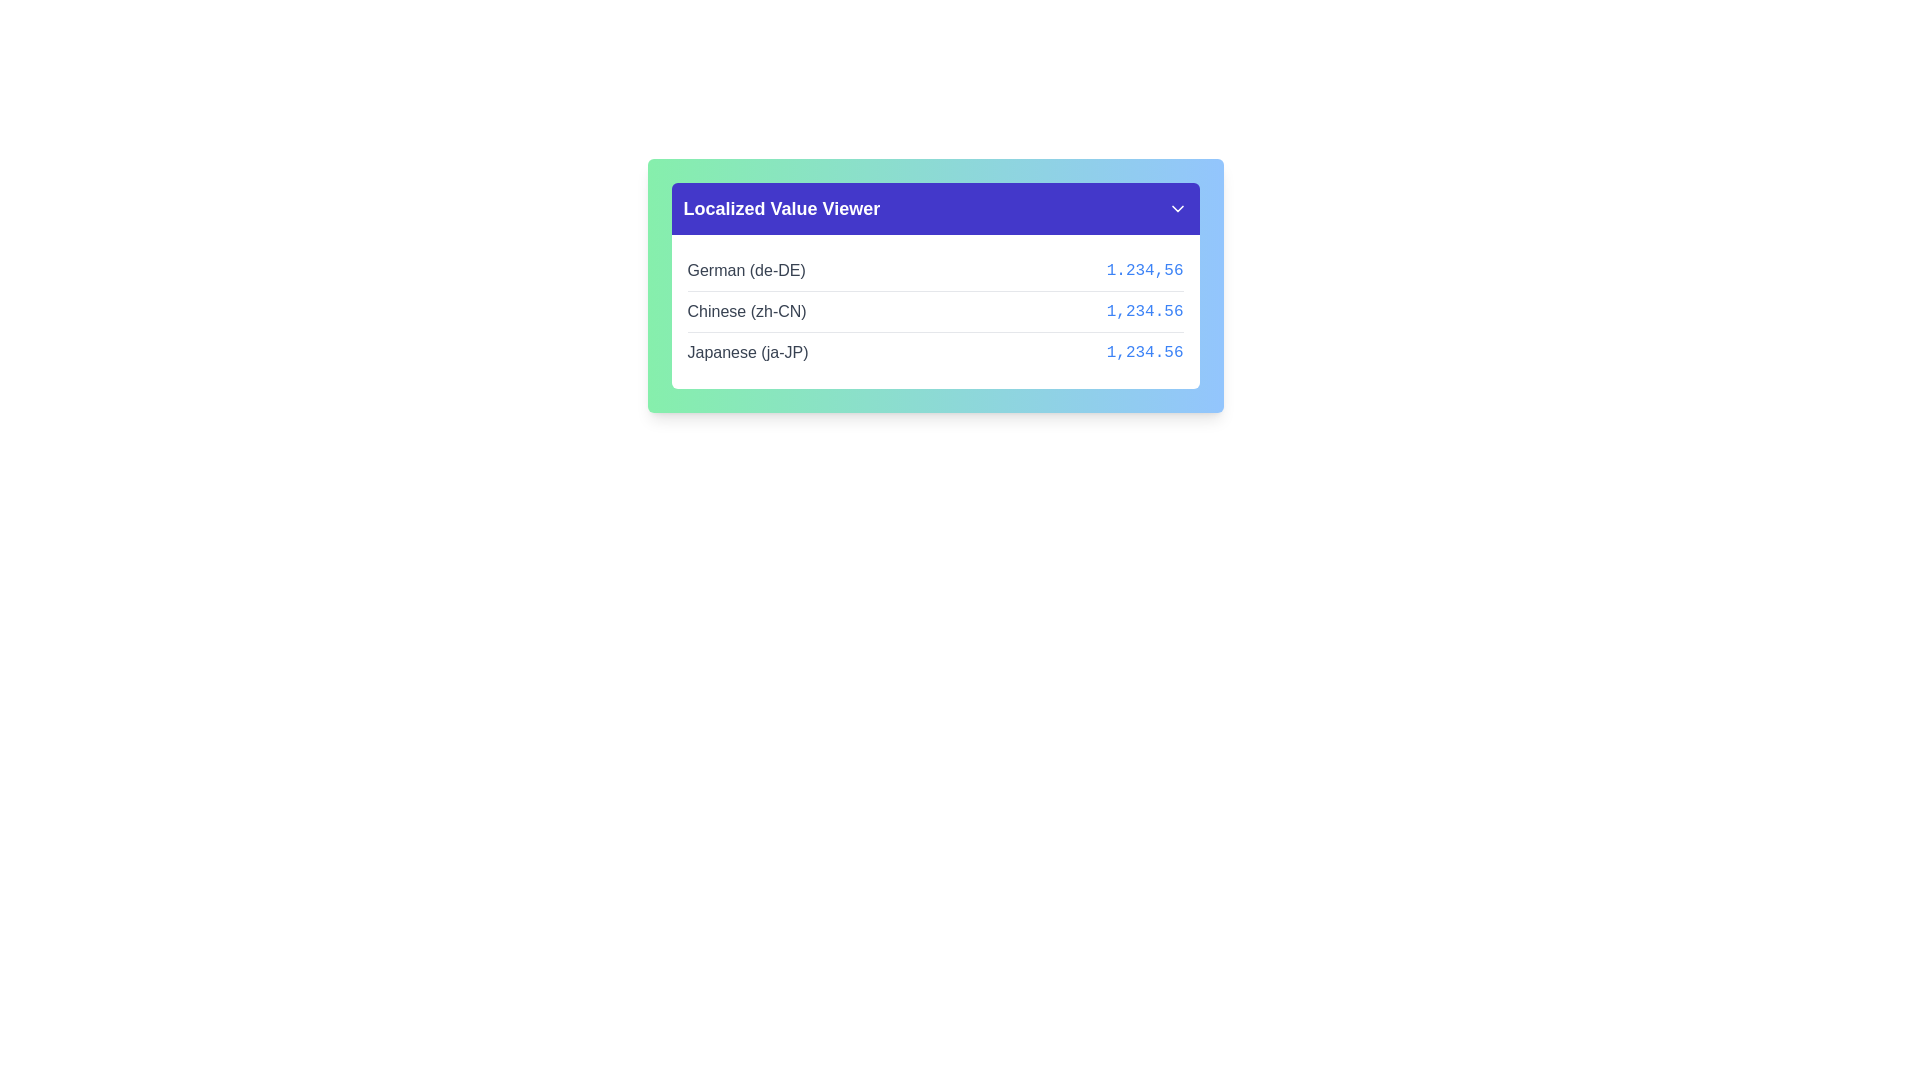 The height and width of the screenshot is (1080, 1920). What do you see at coordinates (747, 352) in the screenshot?
I see `the static text label that identifies the language and locale code corresponding to the monetary value '1,234.56' in the third row of the 'Localized Value Viewer' table` at bounding box center [747, 352].